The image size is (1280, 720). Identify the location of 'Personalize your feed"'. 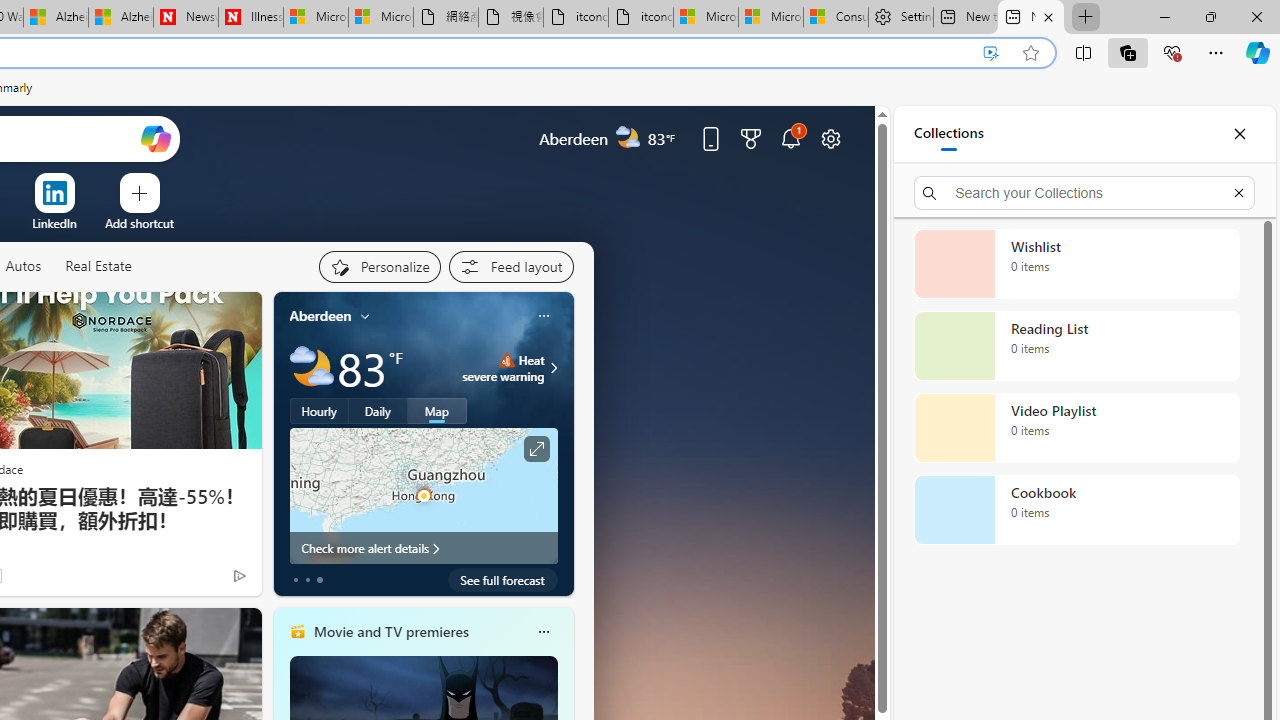
(379, 266).